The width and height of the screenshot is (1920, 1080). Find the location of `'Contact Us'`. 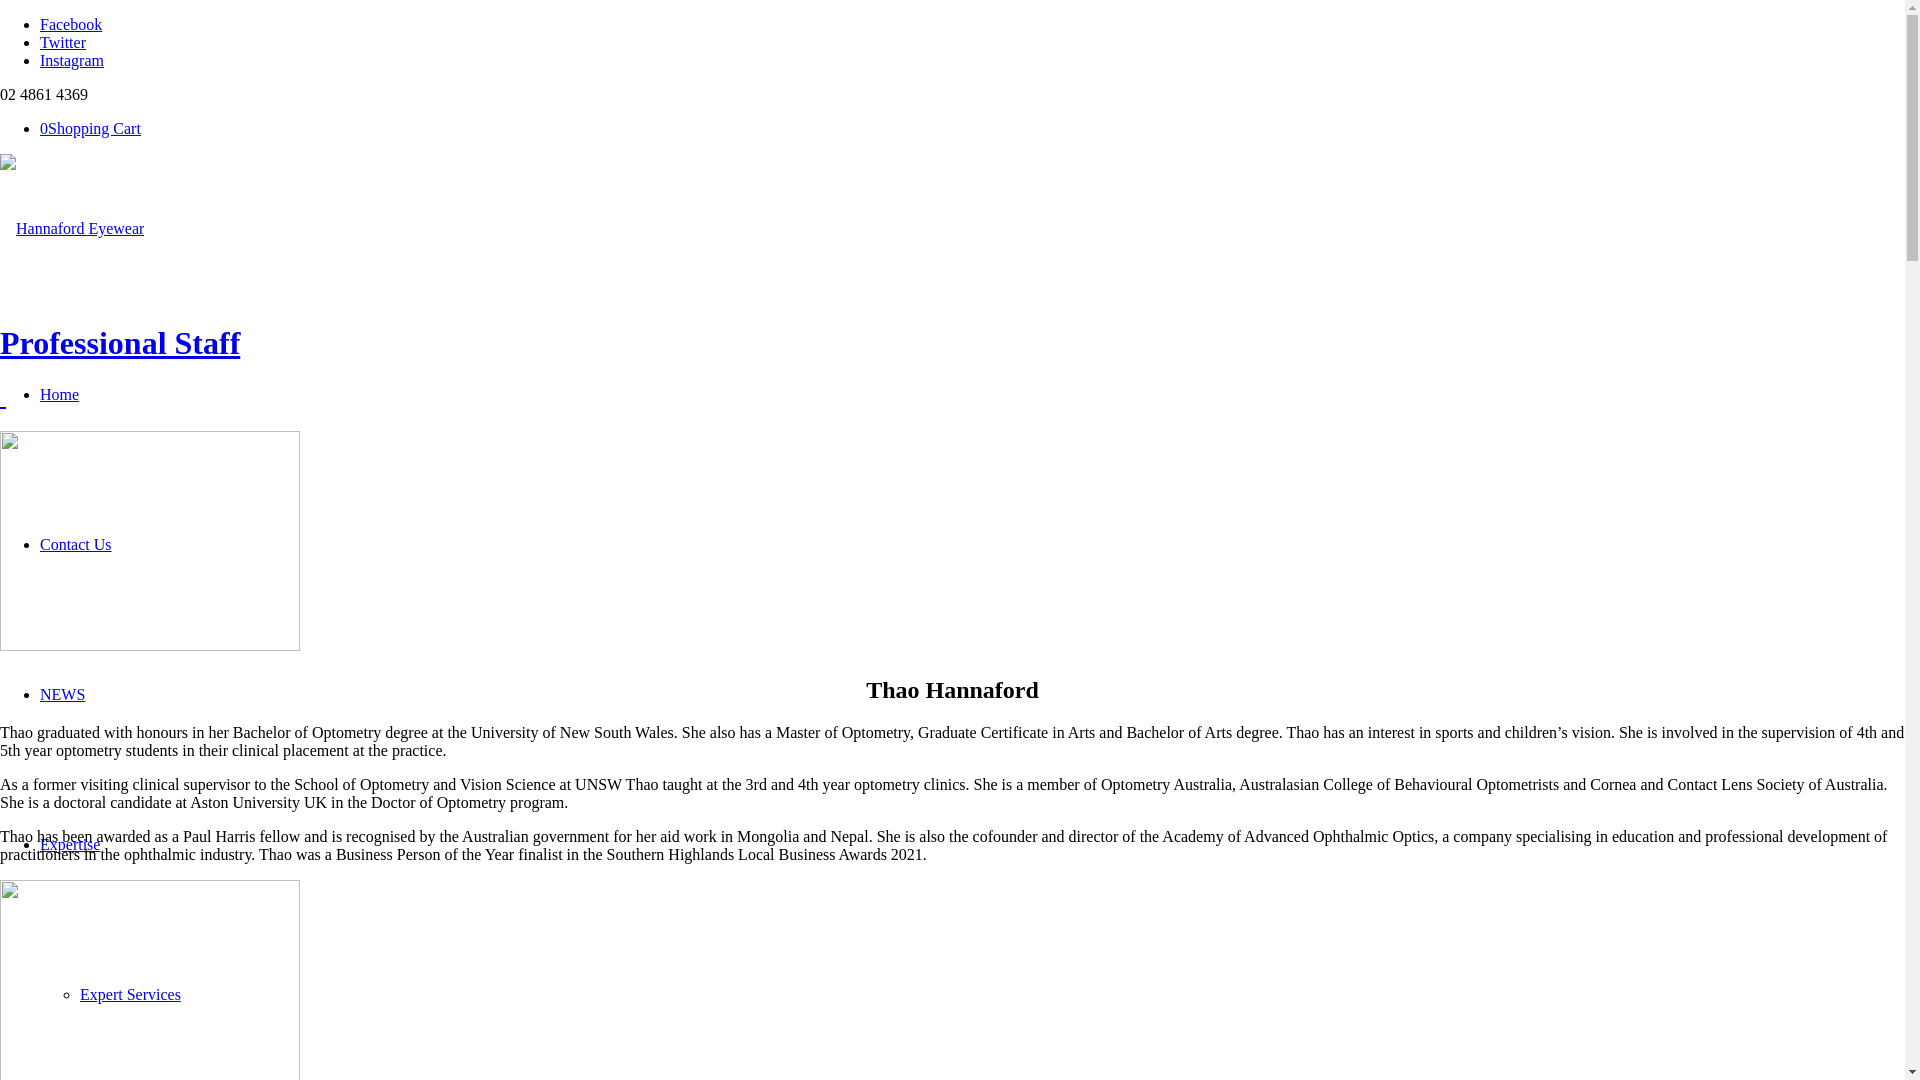

'Contact Us' is located at coordinates (76, 544).